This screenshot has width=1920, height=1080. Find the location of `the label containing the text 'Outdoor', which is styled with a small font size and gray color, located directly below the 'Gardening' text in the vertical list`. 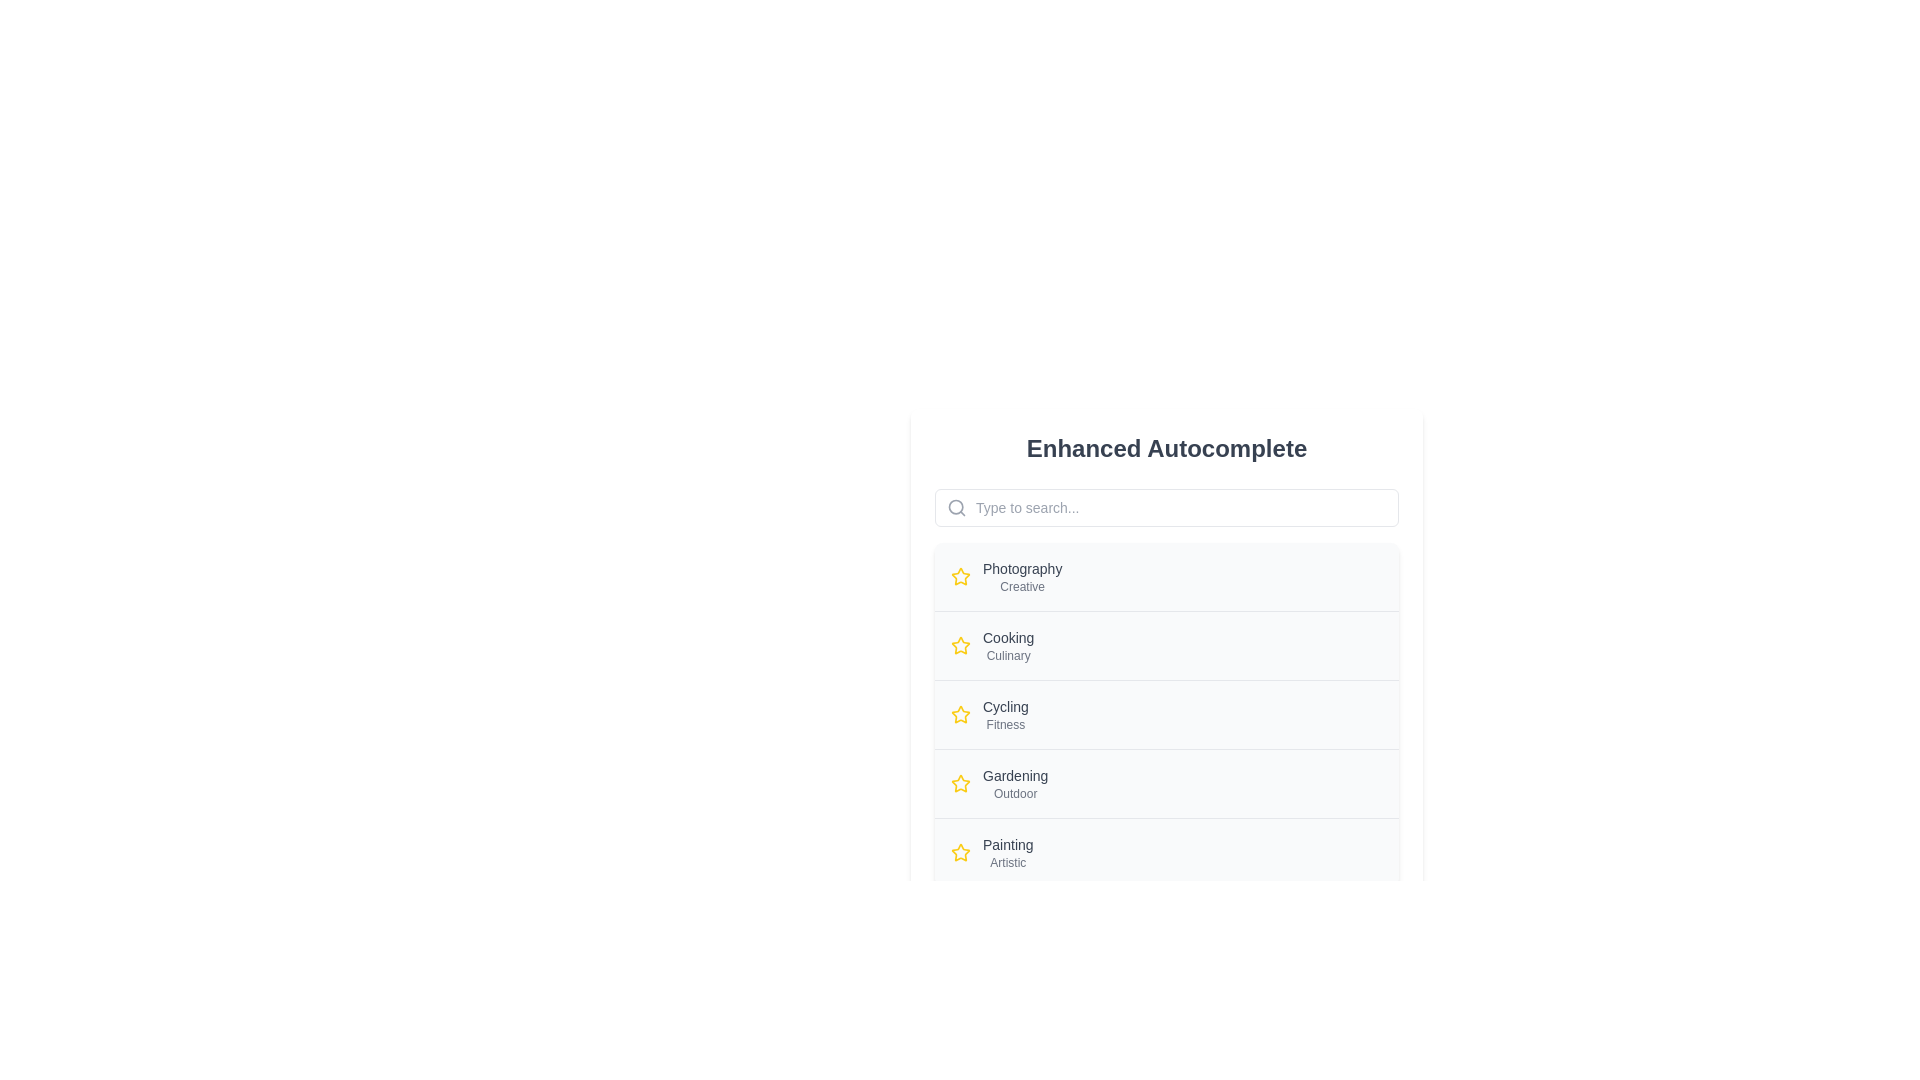

the label containing the text 'Outdoor', which is styled with a small font size and gray color, located directly below the 'Gardening' text in the vertical list is located at coordinates (1015, 793).